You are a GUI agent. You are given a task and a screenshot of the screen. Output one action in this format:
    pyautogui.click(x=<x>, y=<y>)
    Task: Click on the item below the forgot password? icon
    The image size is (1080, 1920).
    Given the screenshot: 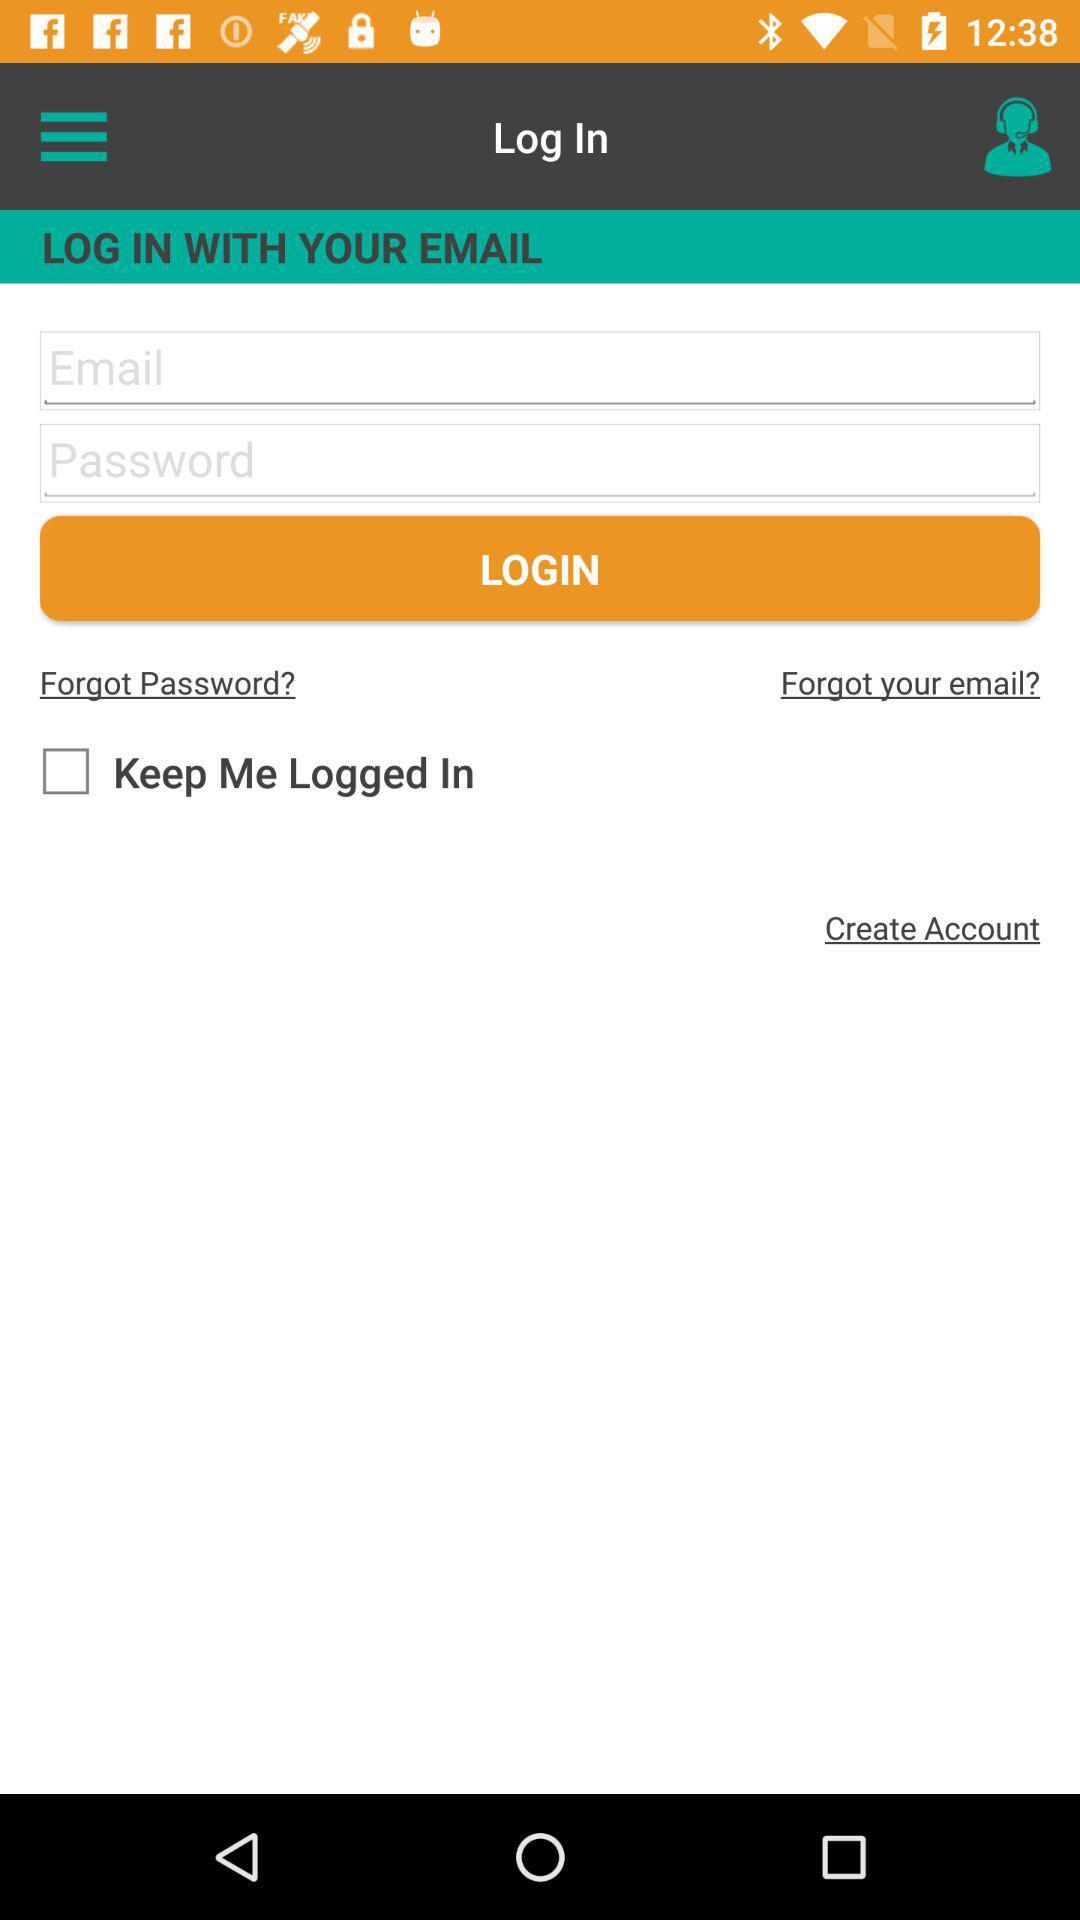 What is the action you would take?
    pyautogui.click(x=256, y=770)
    